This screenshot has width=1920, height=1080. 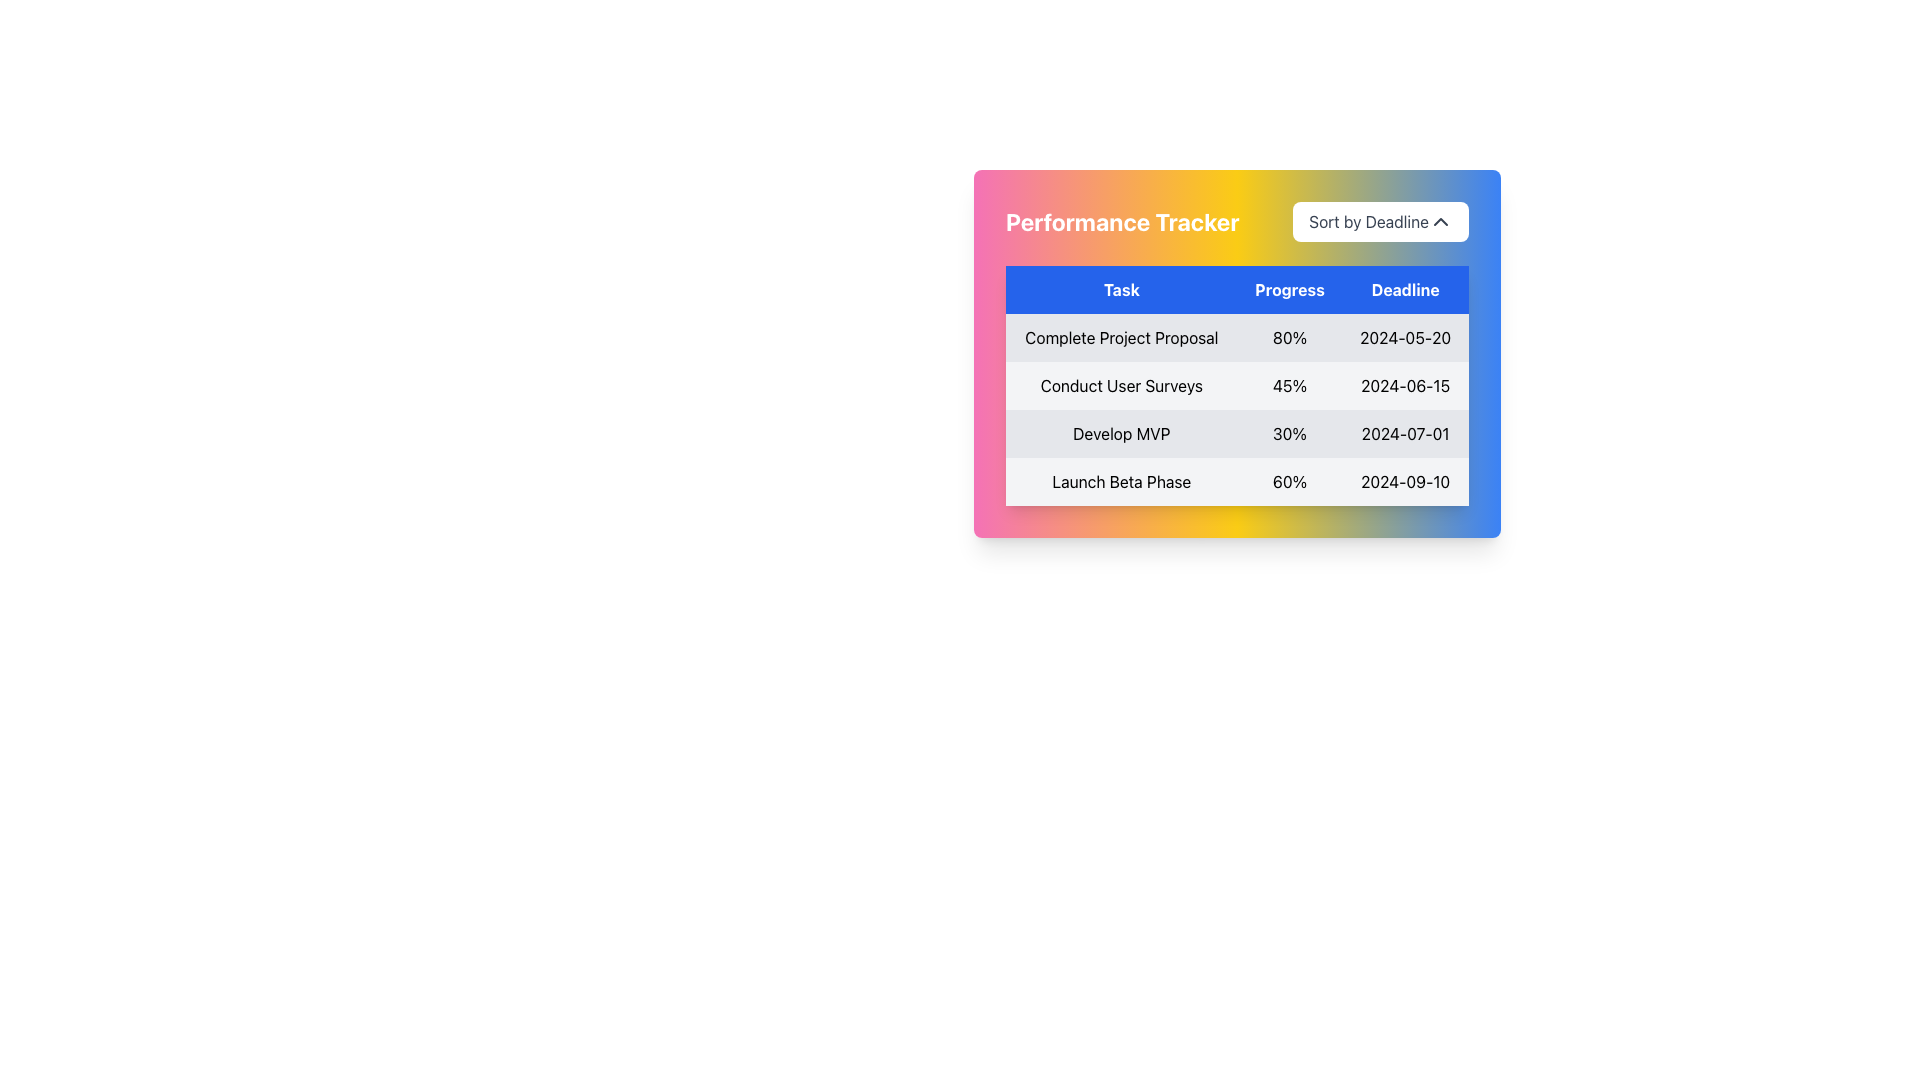 I want to click on the Text Label that serves as a descriptive task name in the top-left cell of the table under 'Task', so click(x=1121, y=337).